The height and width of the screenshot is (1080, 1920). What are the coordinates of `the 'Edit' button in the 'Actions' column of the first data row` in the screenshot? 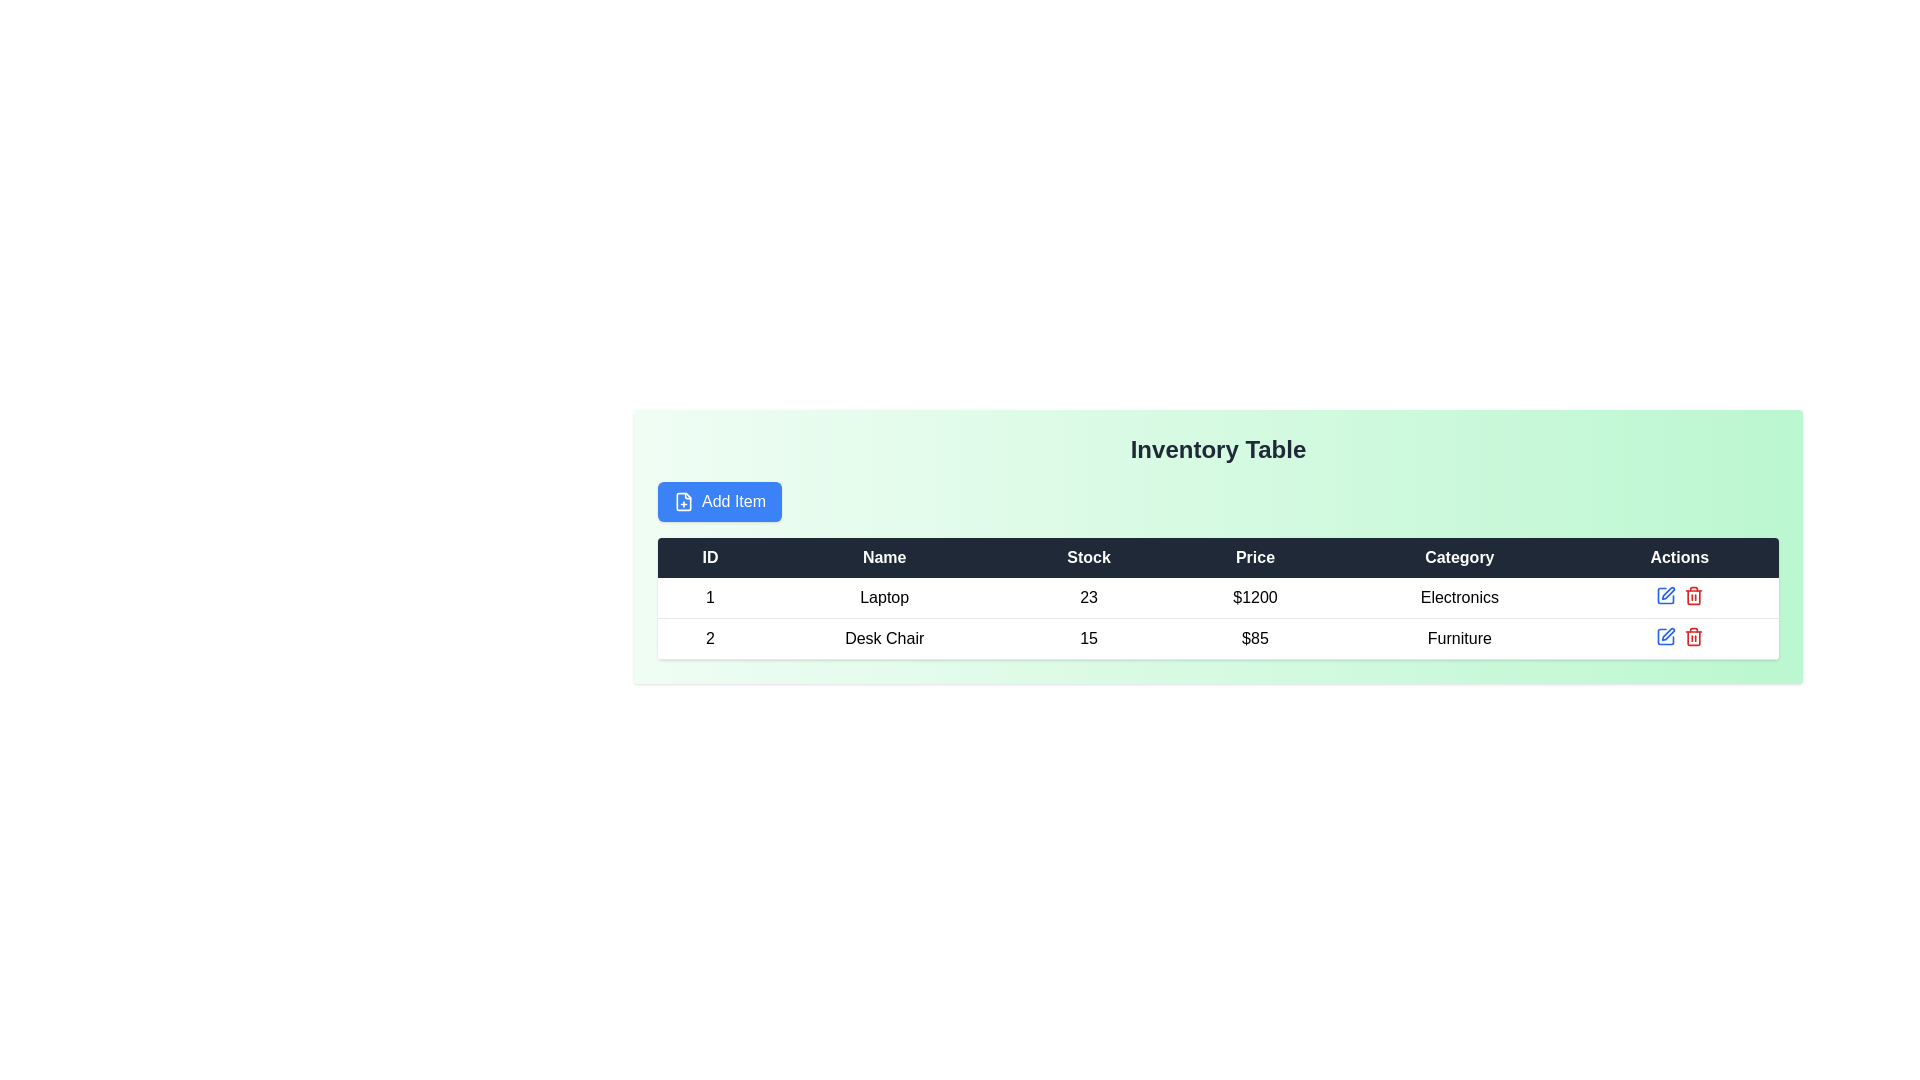 It's located at (1665, 595).